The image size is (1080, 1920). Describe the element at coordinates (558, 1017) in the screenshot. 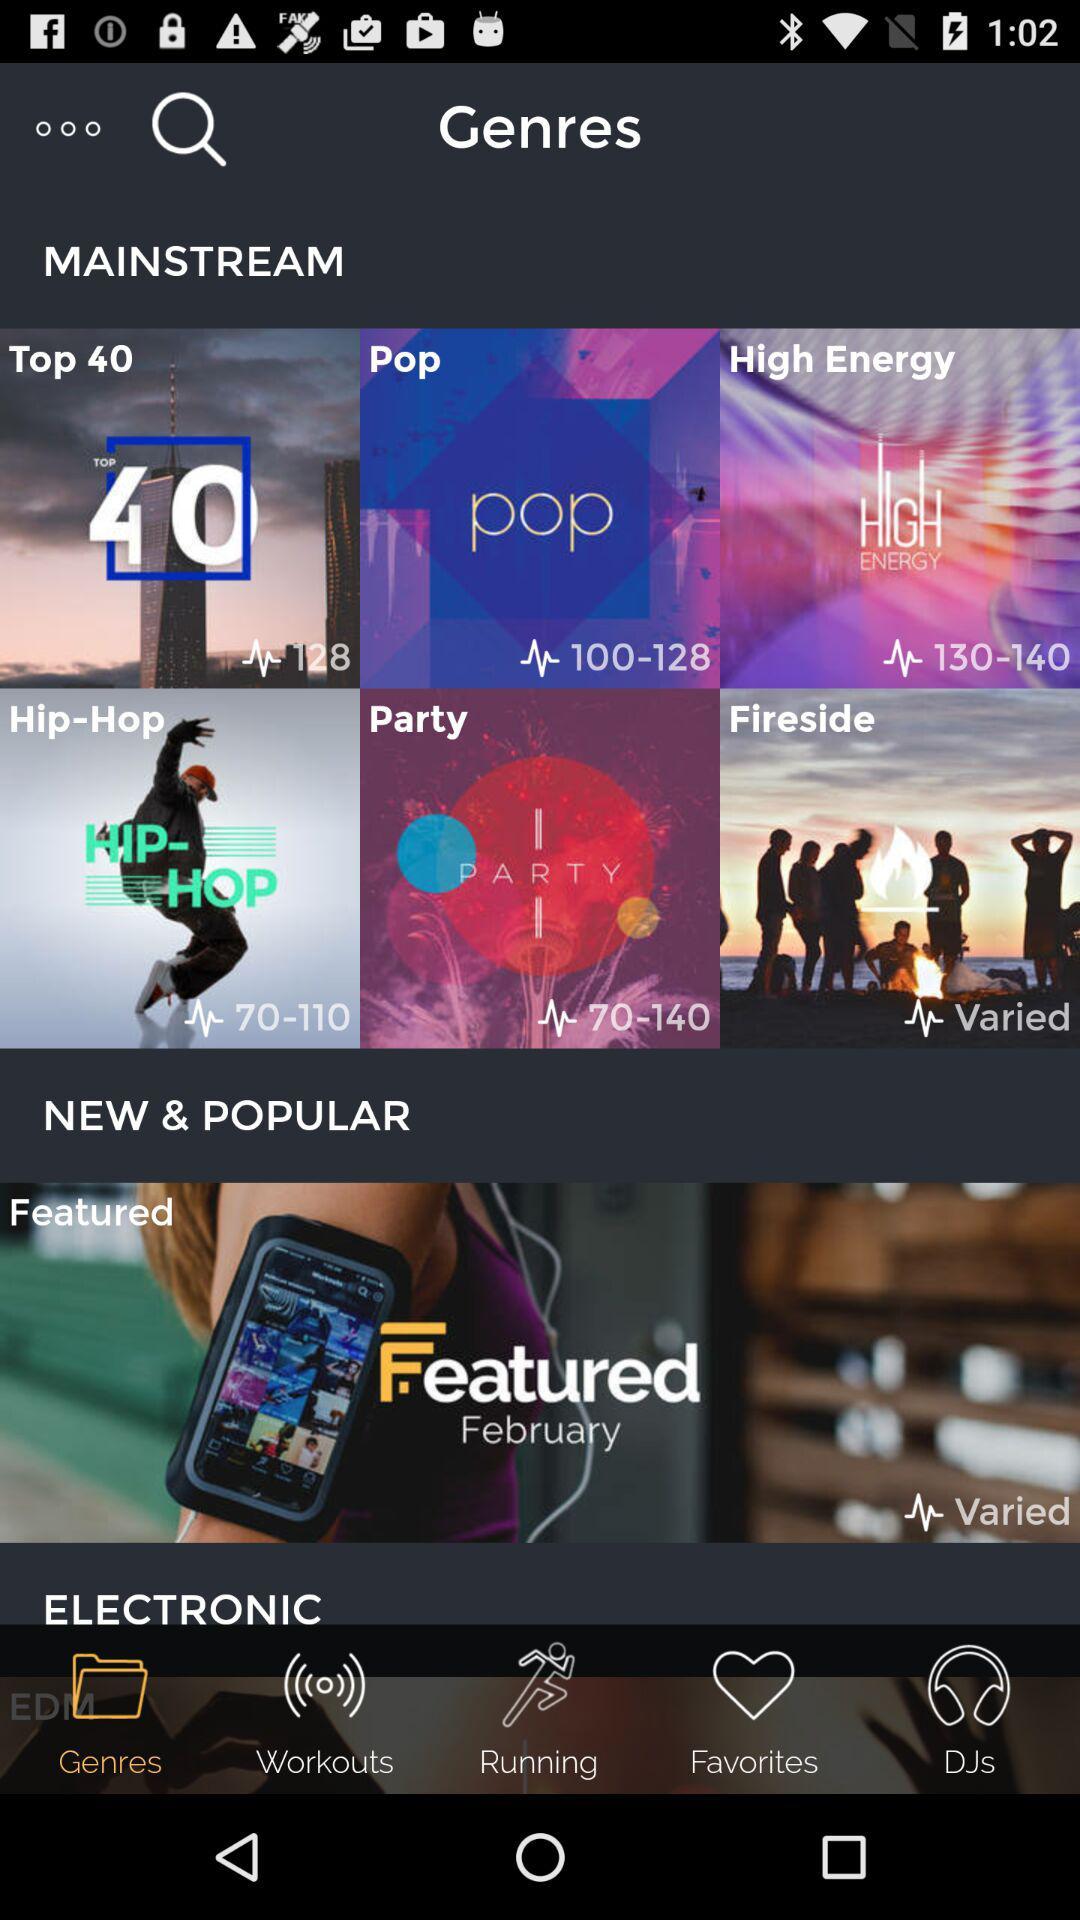

I see `pulse symbol beside 70140` at that location.